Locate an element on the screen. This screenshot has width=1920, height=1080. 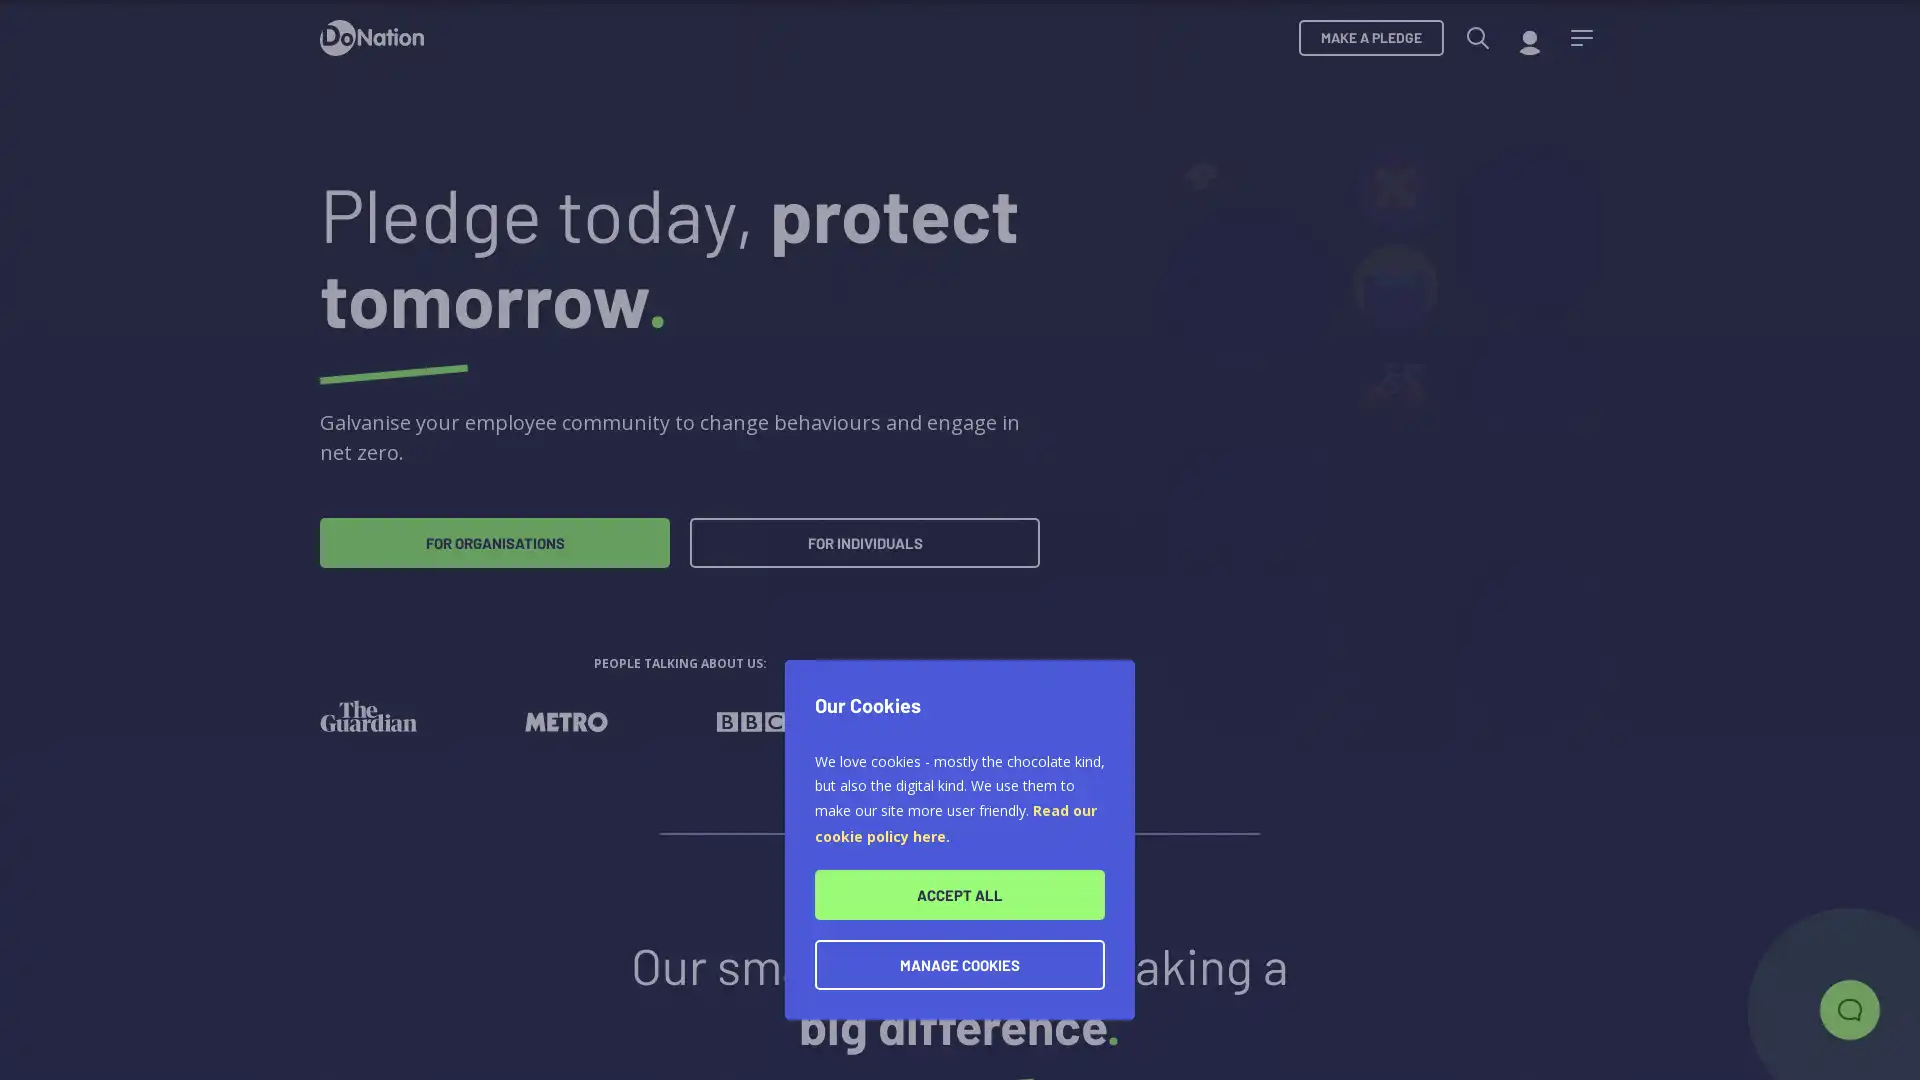
Menu is located at coordinates (1581, 38).